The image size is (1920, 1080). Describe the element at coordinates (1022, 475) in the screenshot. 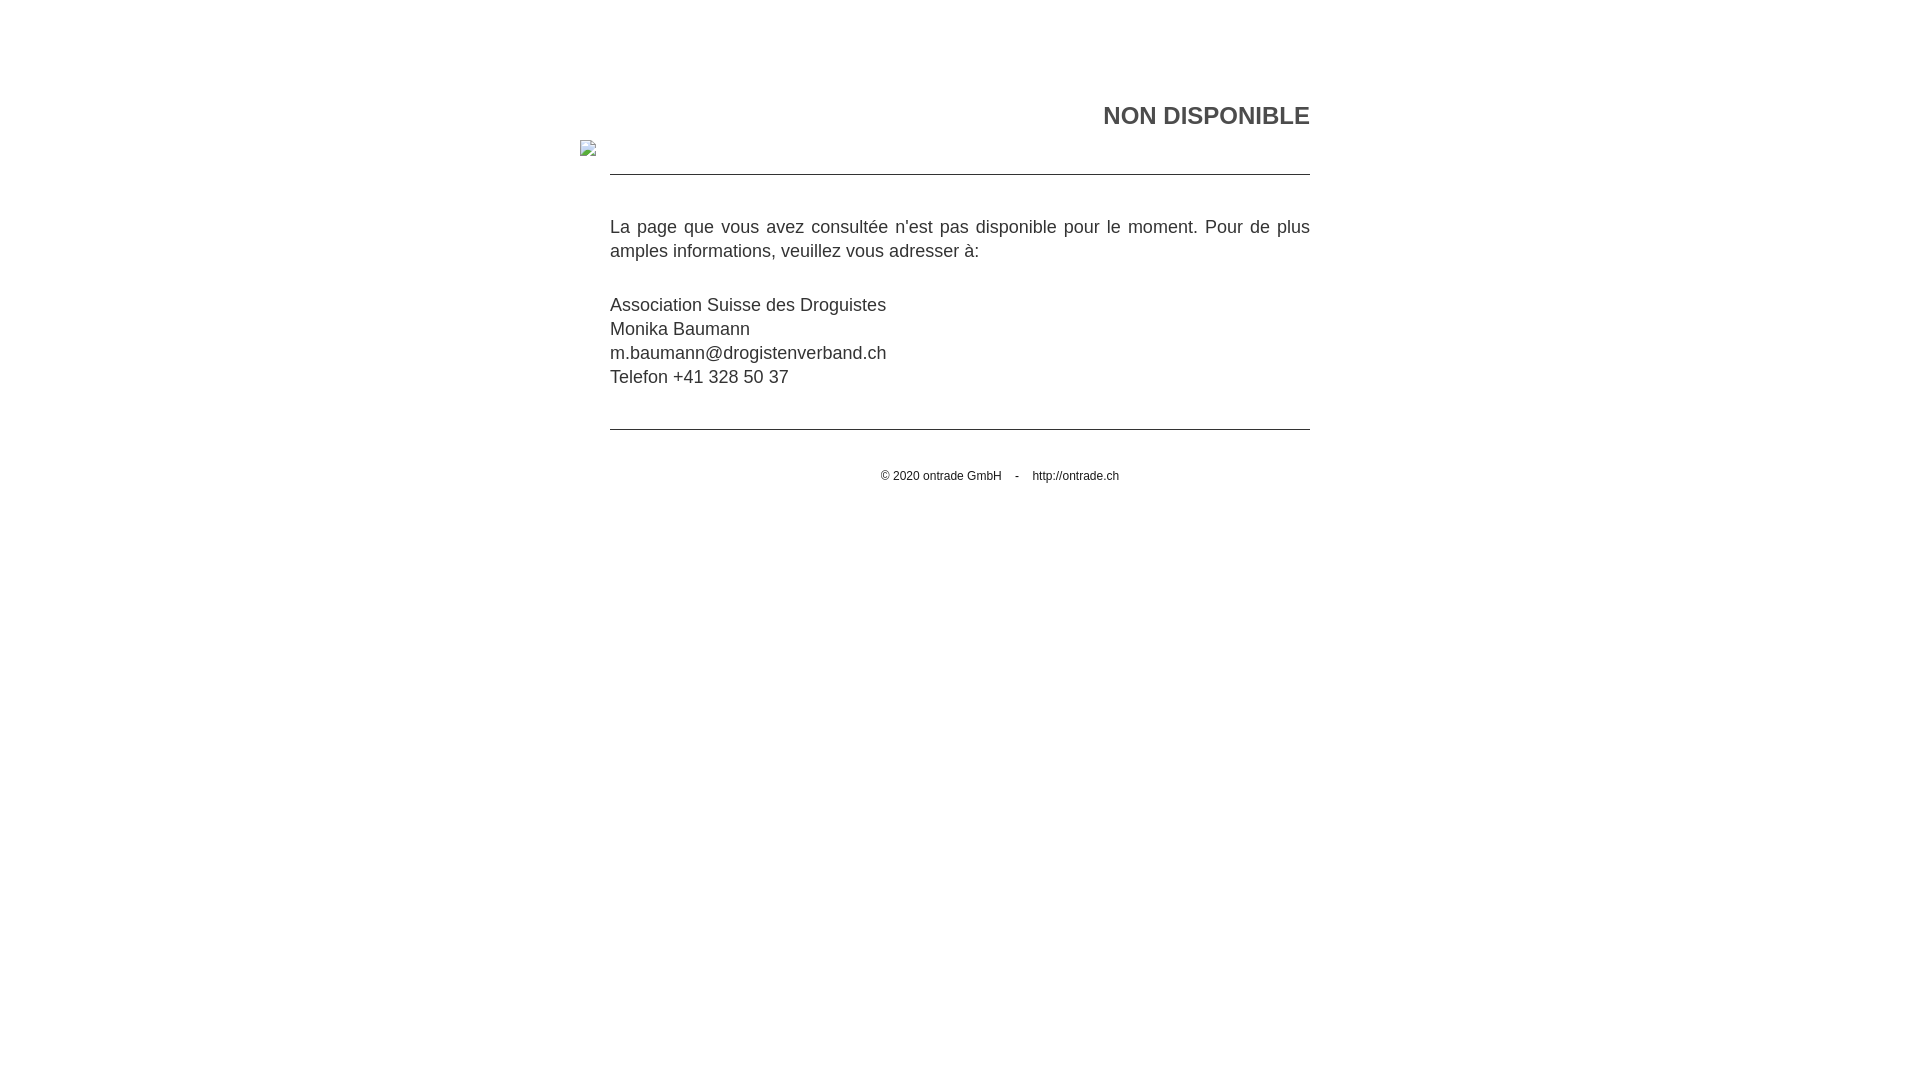

I see `'http://ontrade.ch'` at that location.